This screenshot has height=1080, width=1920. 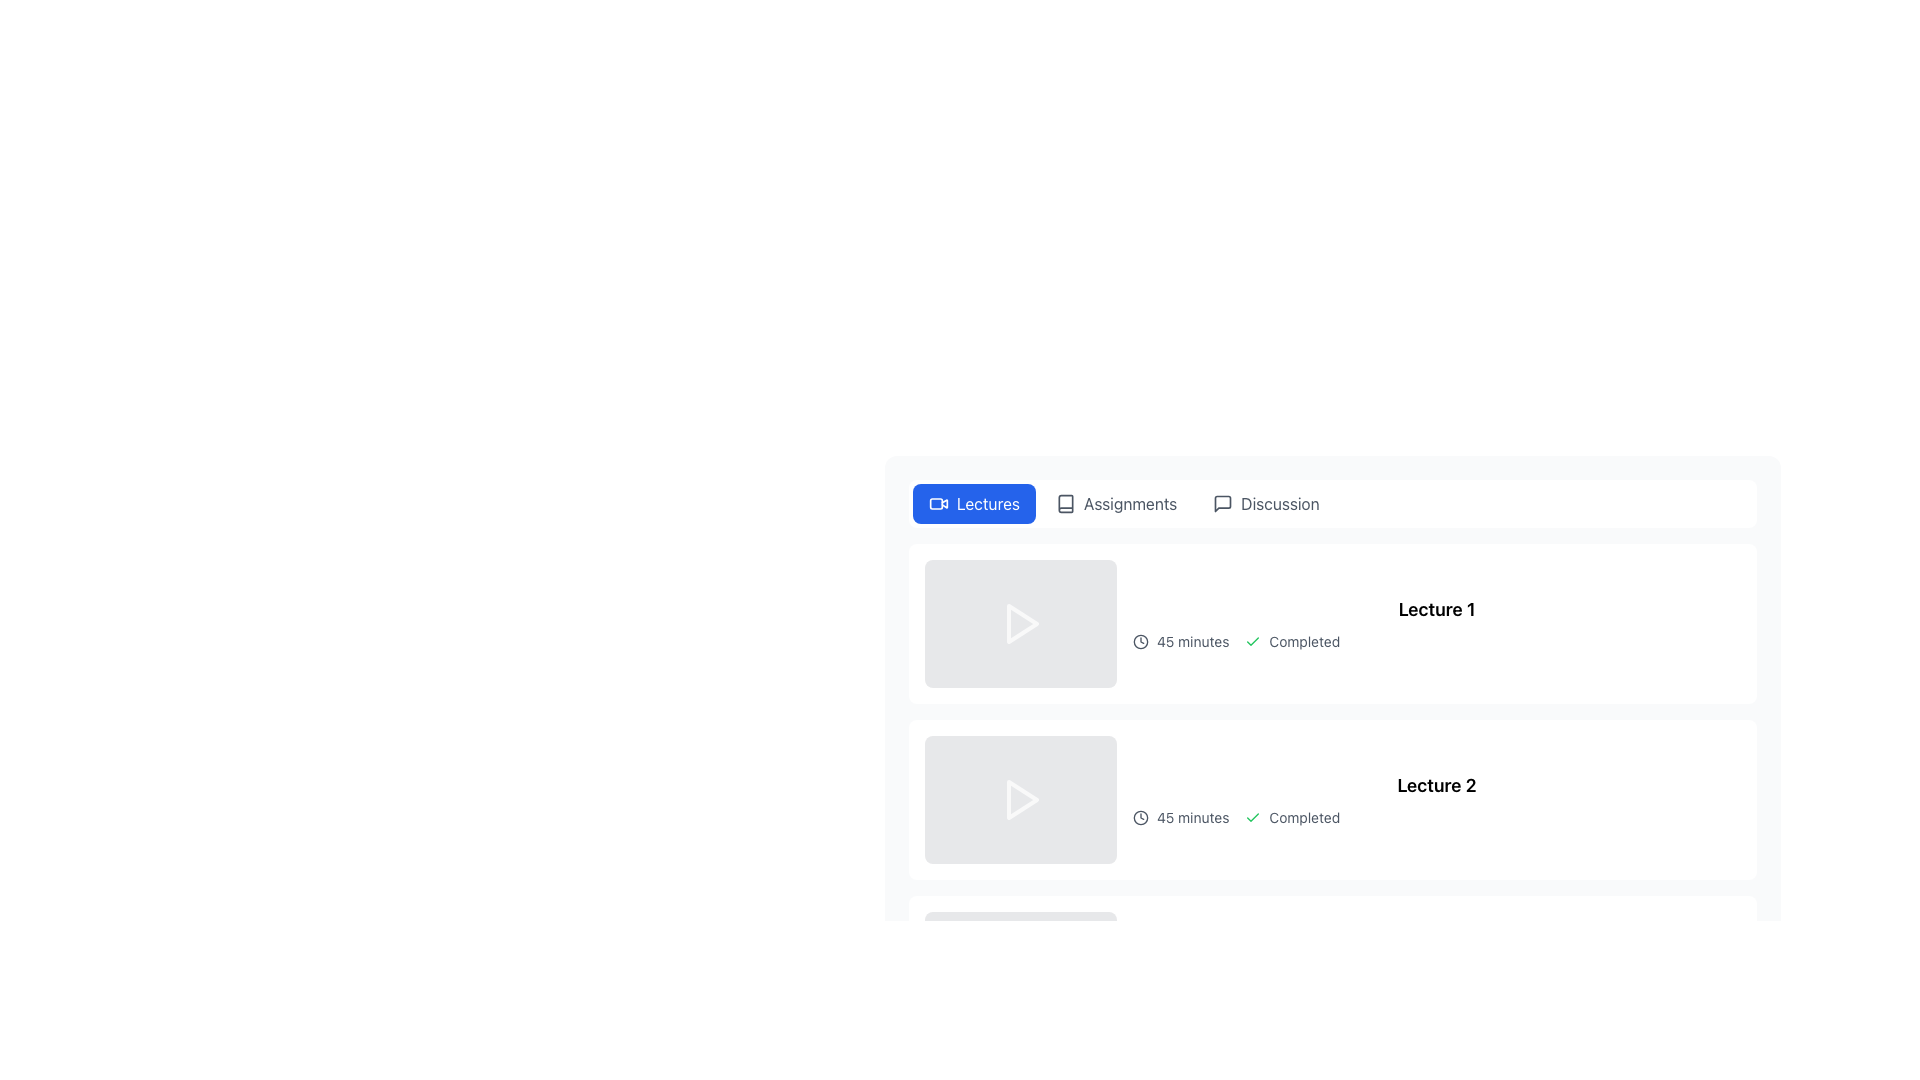 What do you see at coordinates (1064, 503) in the screenshot?
I see `the outlined book icon located in the navigation section towards the top left of the interface, adjacent to a navigation label` at bounding box center [1064, 503].